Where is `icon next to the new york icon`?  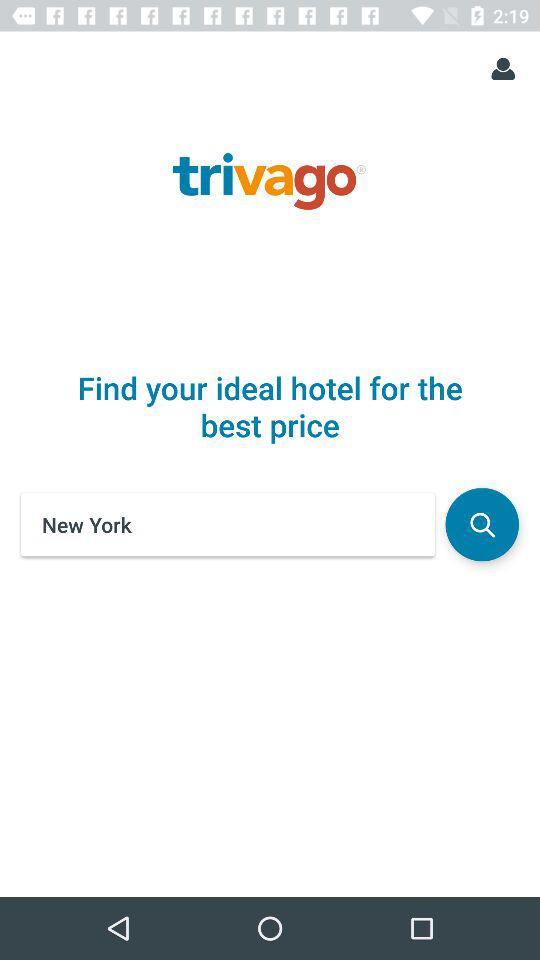
icon next to the new york icon is located at coordinates (481, 523).